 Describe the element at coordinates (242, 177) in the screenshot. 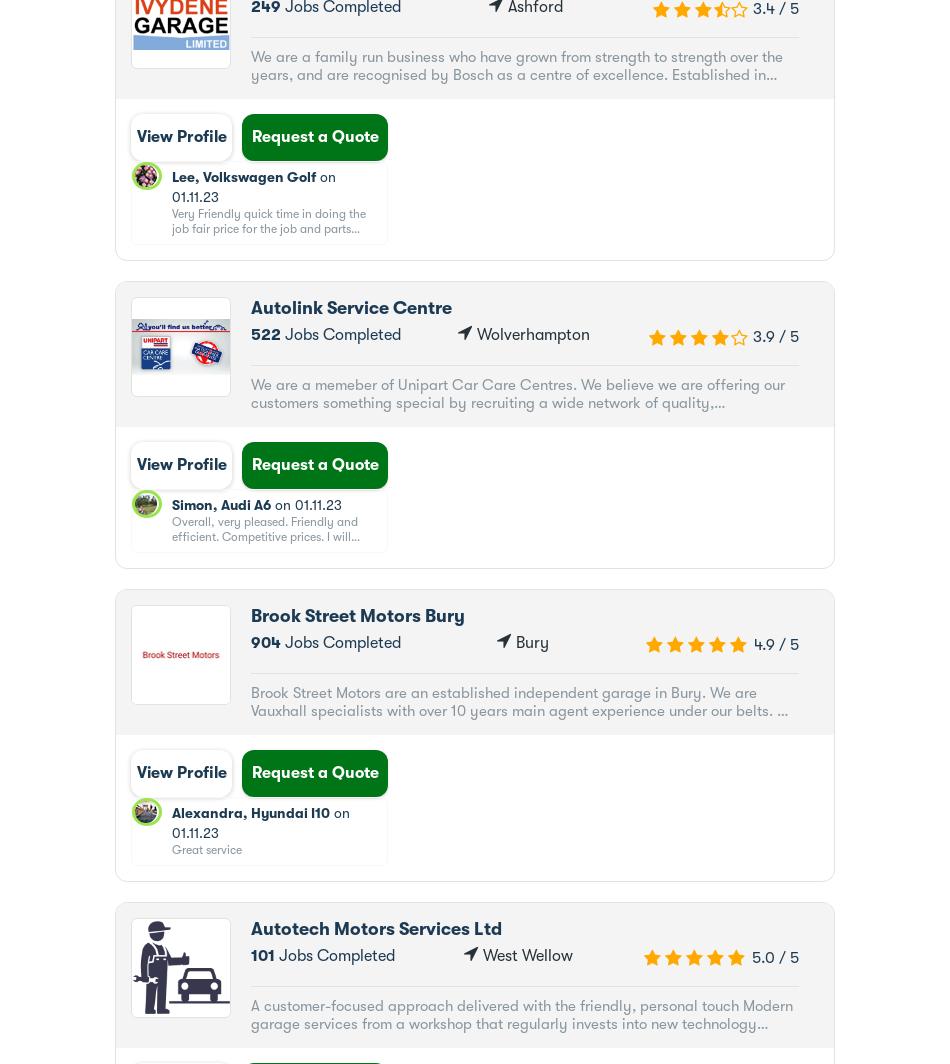

I see `'Lee, Volkswagen Golf'` at that location.